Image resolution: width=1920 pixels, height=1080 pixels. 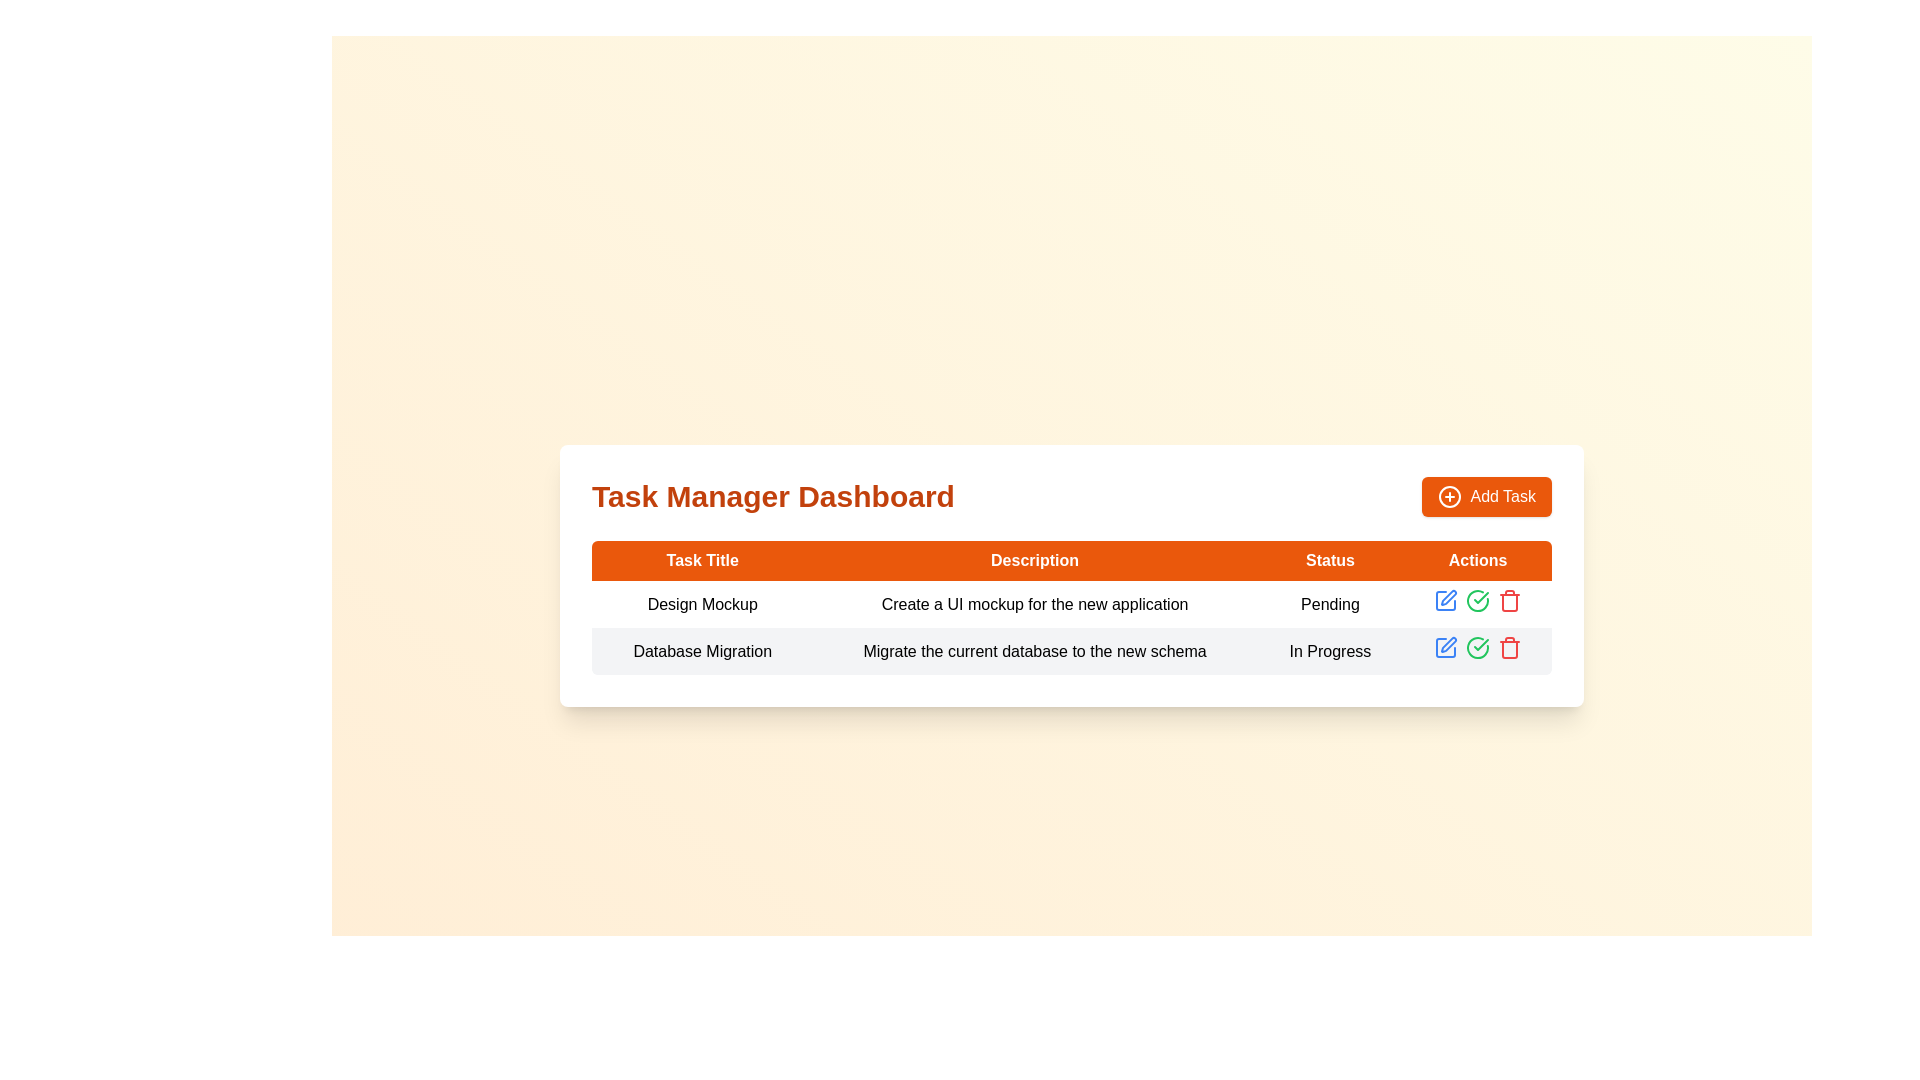 I want to click on the decorative graphic element located in the rightmost column of the 'Actions' section of the task manager interface, corresponding to the second task row, so click(x=1446, y=648).